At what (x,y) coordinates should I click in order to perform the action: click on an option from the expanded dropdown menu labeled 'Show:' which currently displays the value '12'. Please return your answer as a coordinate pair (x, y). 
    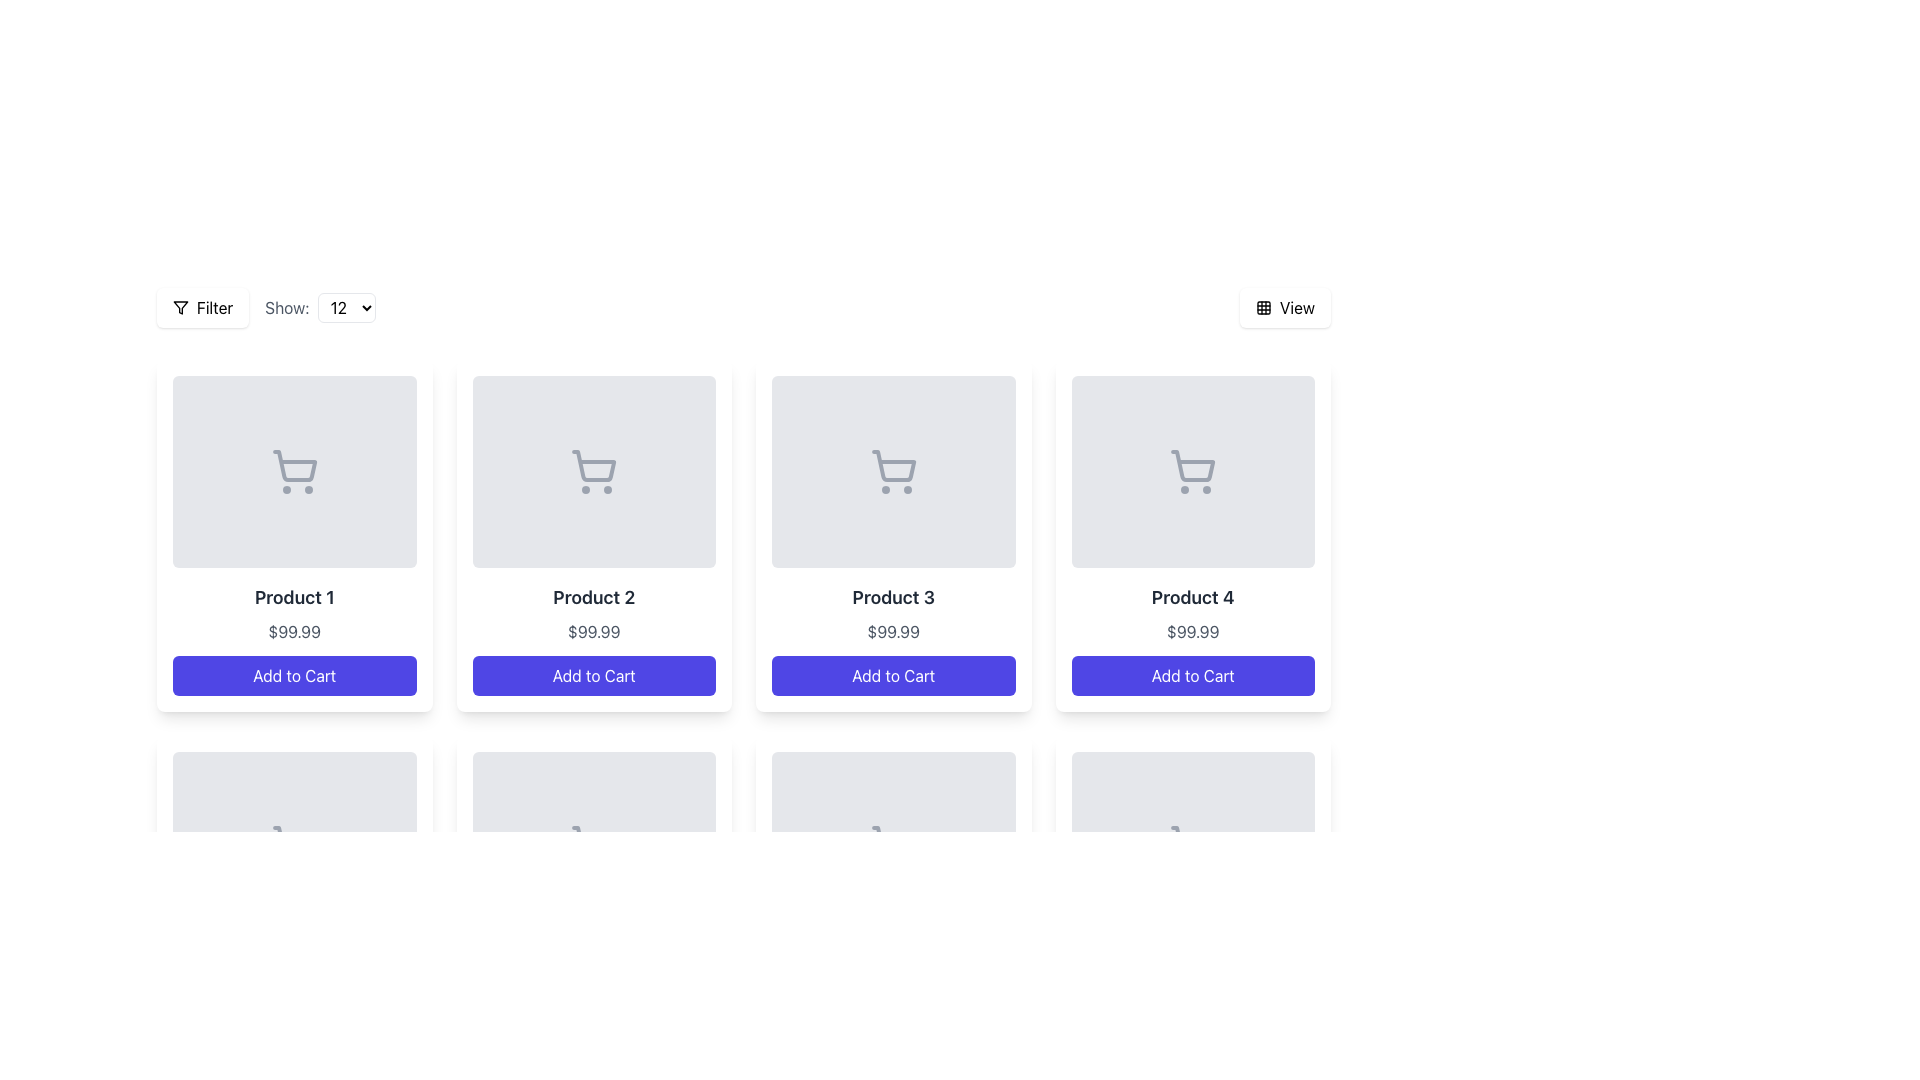
    Looking at the image, I should click on (346, 308).